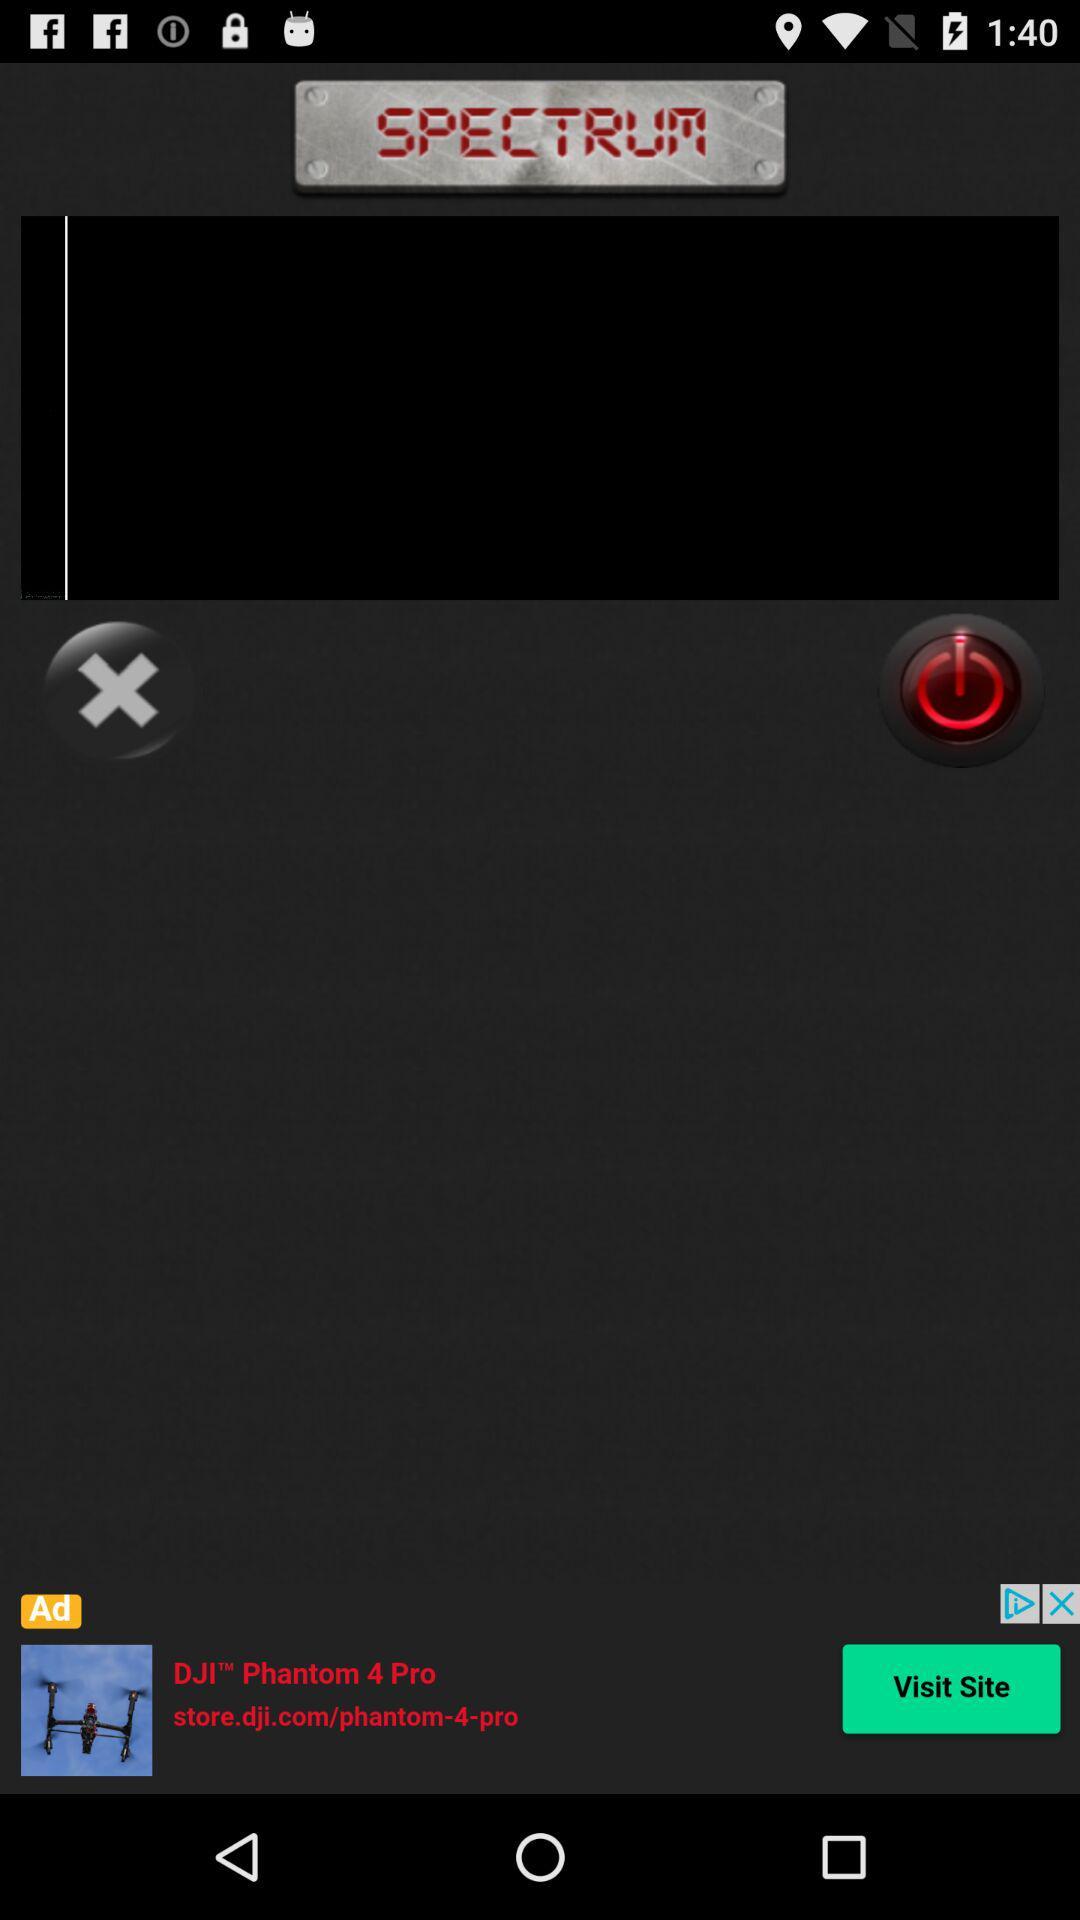  I want to click on cancel, so click(118, 690).